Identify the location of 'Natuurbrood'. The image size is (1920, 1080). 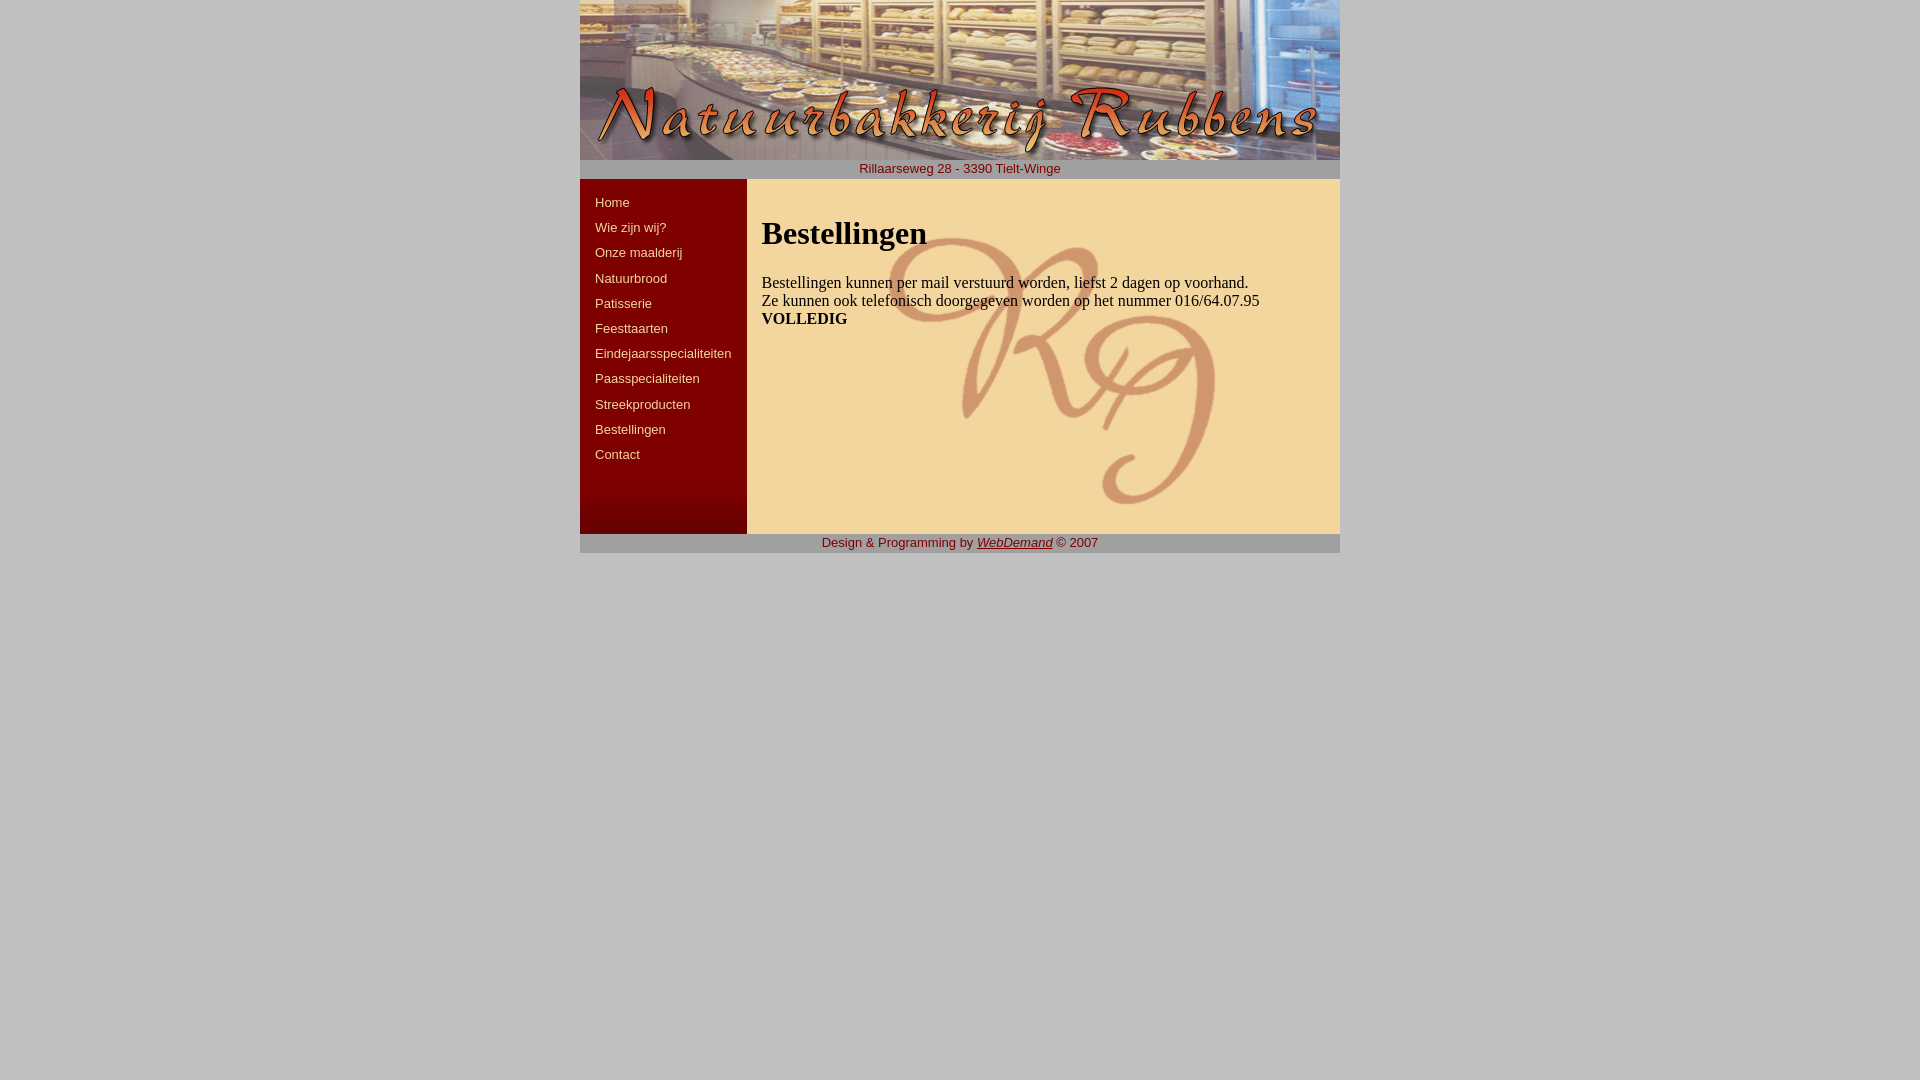
(594, 278).